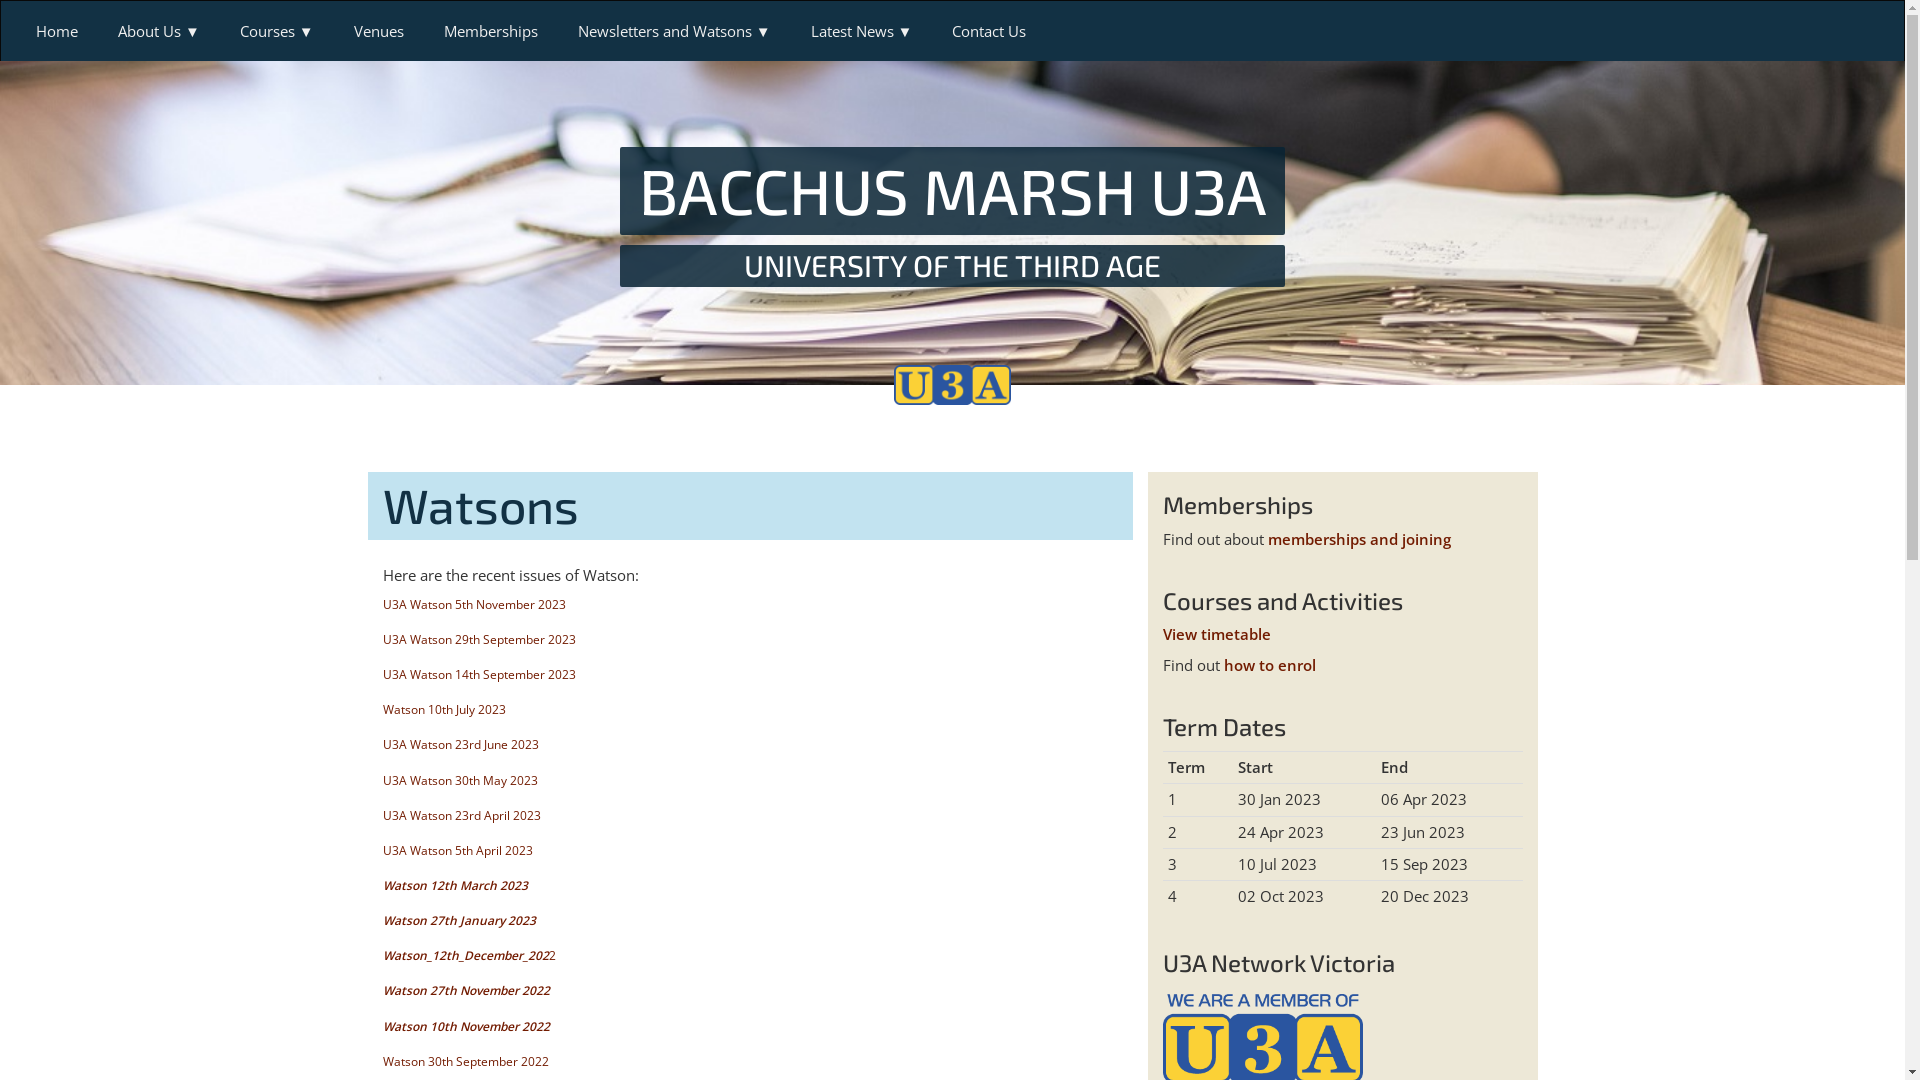 The image size is (1920, 1080). I want to click on 'Watson 10th July 2023', so click(442, 708).